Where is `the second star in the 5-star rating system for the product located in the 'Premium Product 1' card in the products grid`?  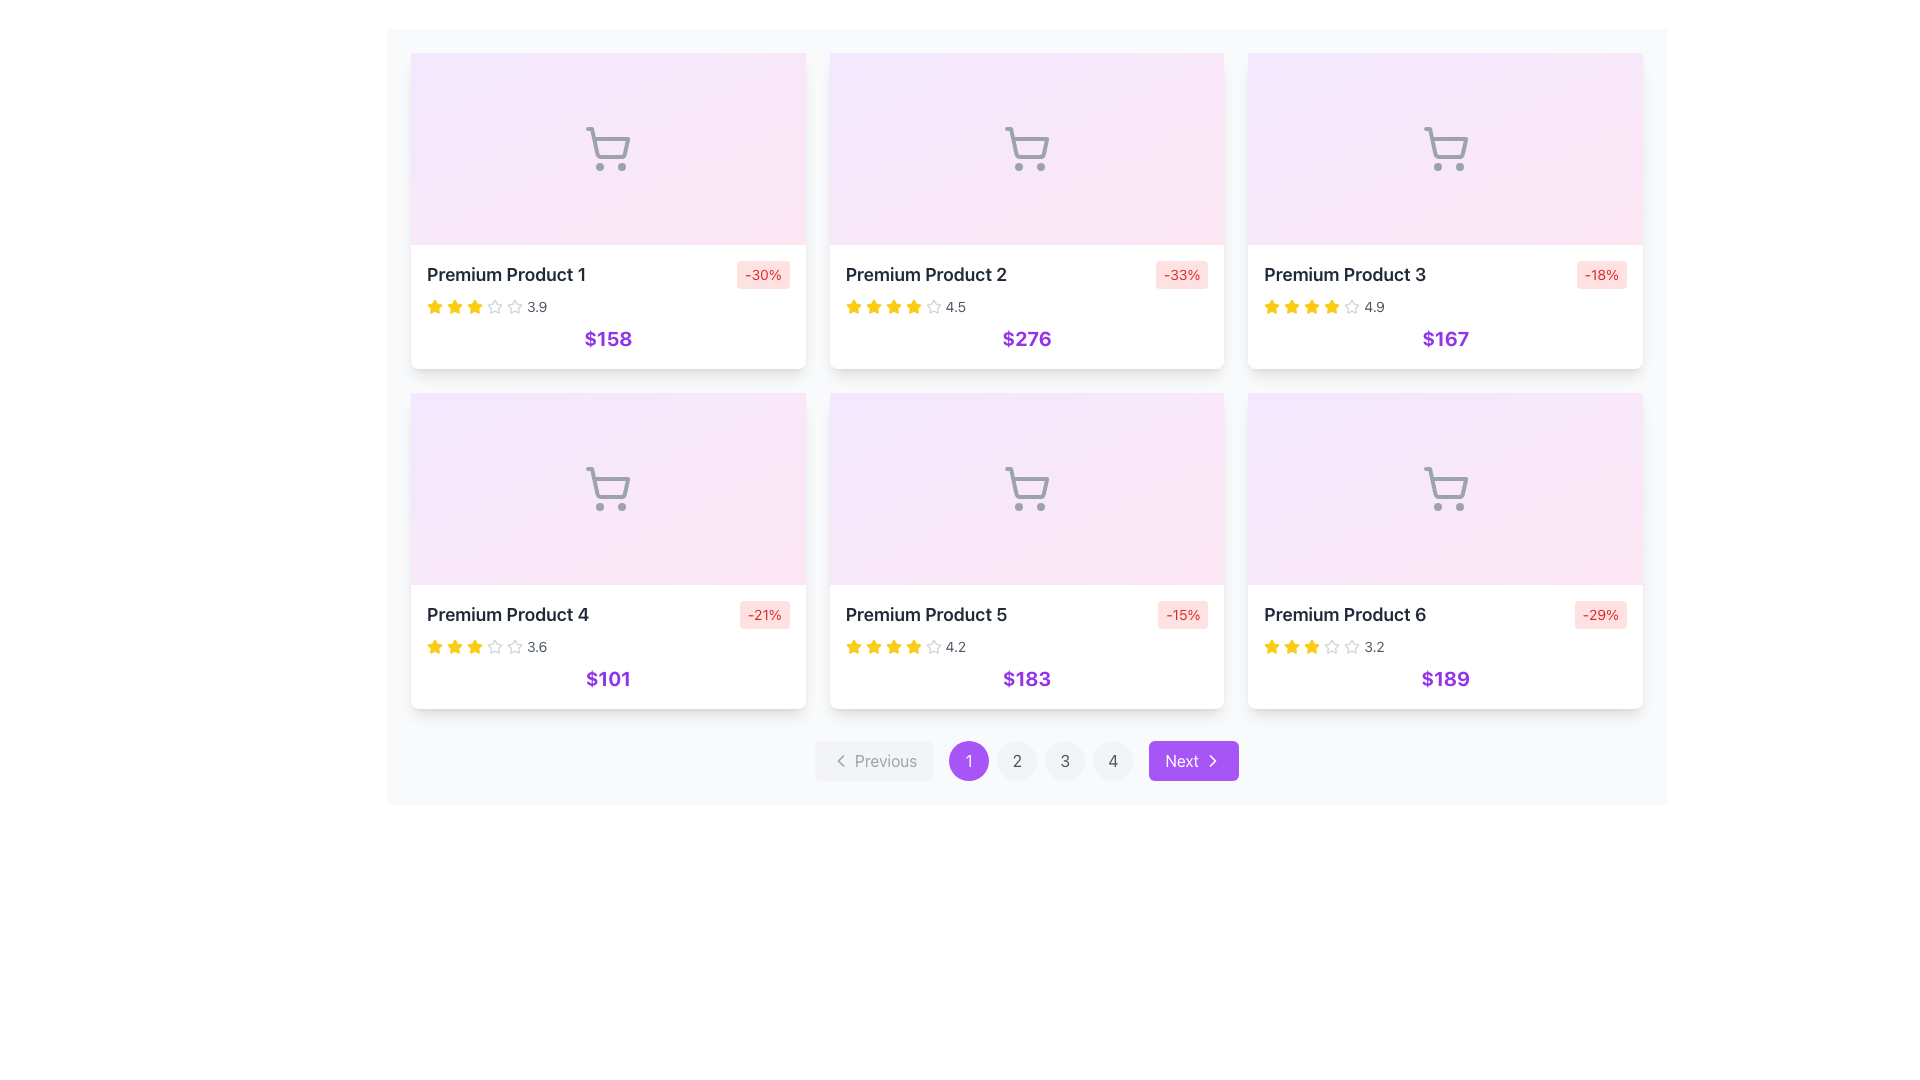
the second star in the 5-star rating system for the product located in the 'Premium Product 1' card in the products grid is located at coordinates (474, 306).